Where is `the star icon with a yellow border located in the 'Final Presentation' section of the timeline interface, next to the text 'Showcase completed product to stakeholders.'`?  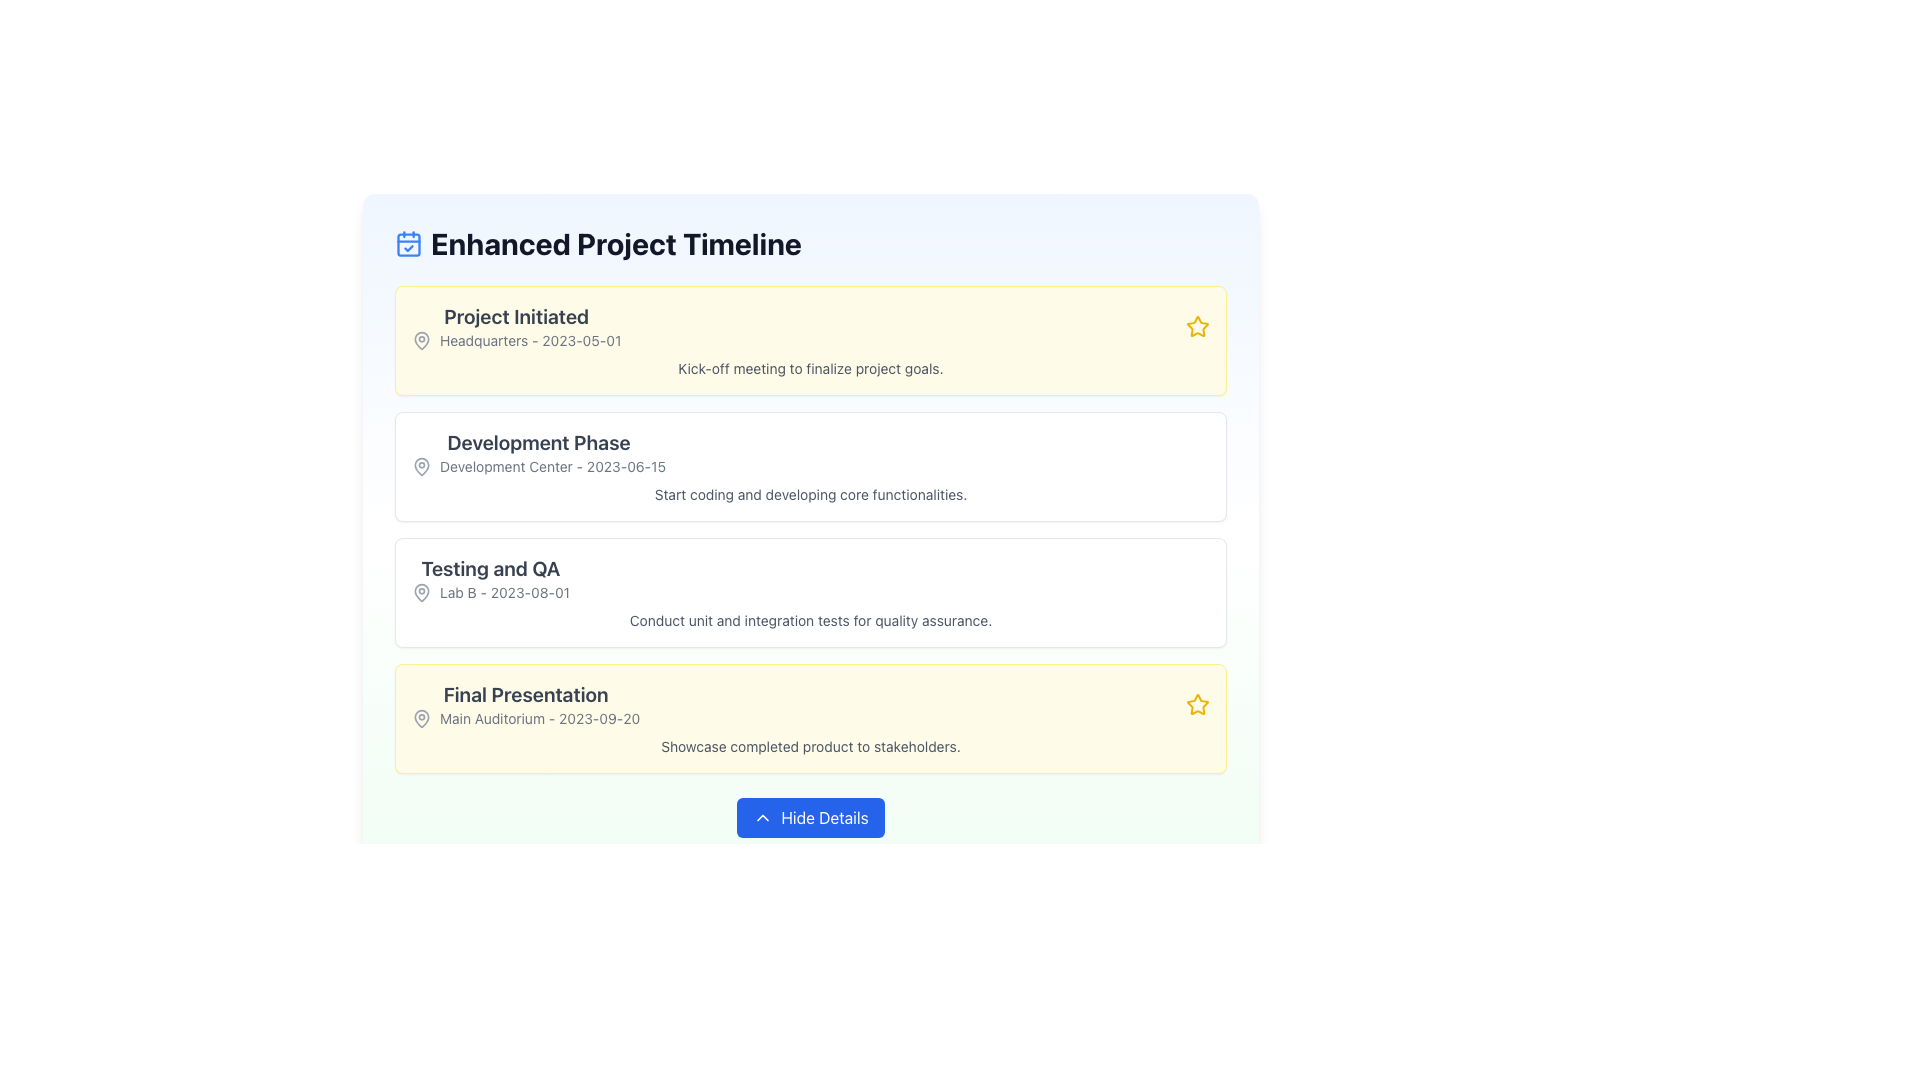
the star icon with a yellow border located in the 'Final Presentation' section of the timeline interface, next to the text 'Showcase completed product to stakeholders.' is located at coordinates (1198, 704).